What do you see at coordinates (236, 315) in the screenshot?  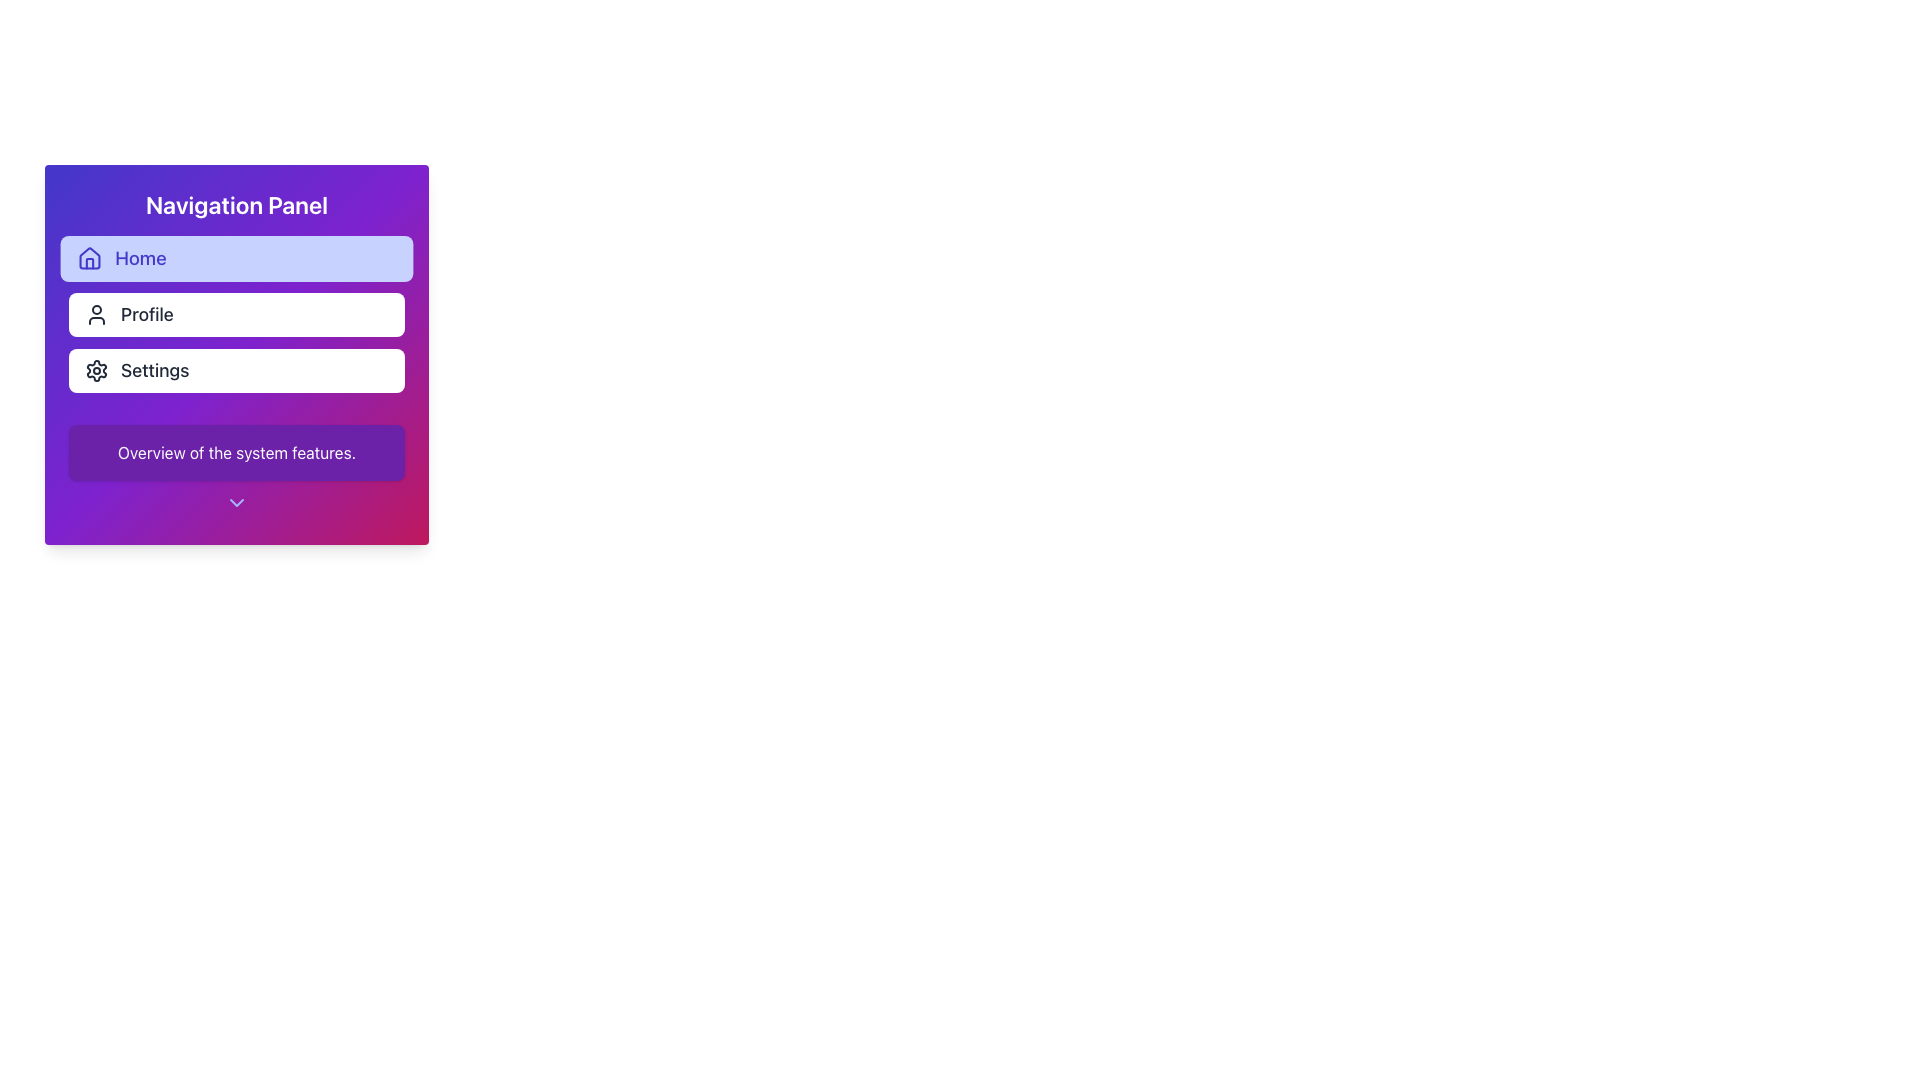 I see `the 'Profile' button, which is a rectangular button with a white background and rounded corners, located below the 'Home' button in the Navigation Panel` at bounding box center [236, 315].